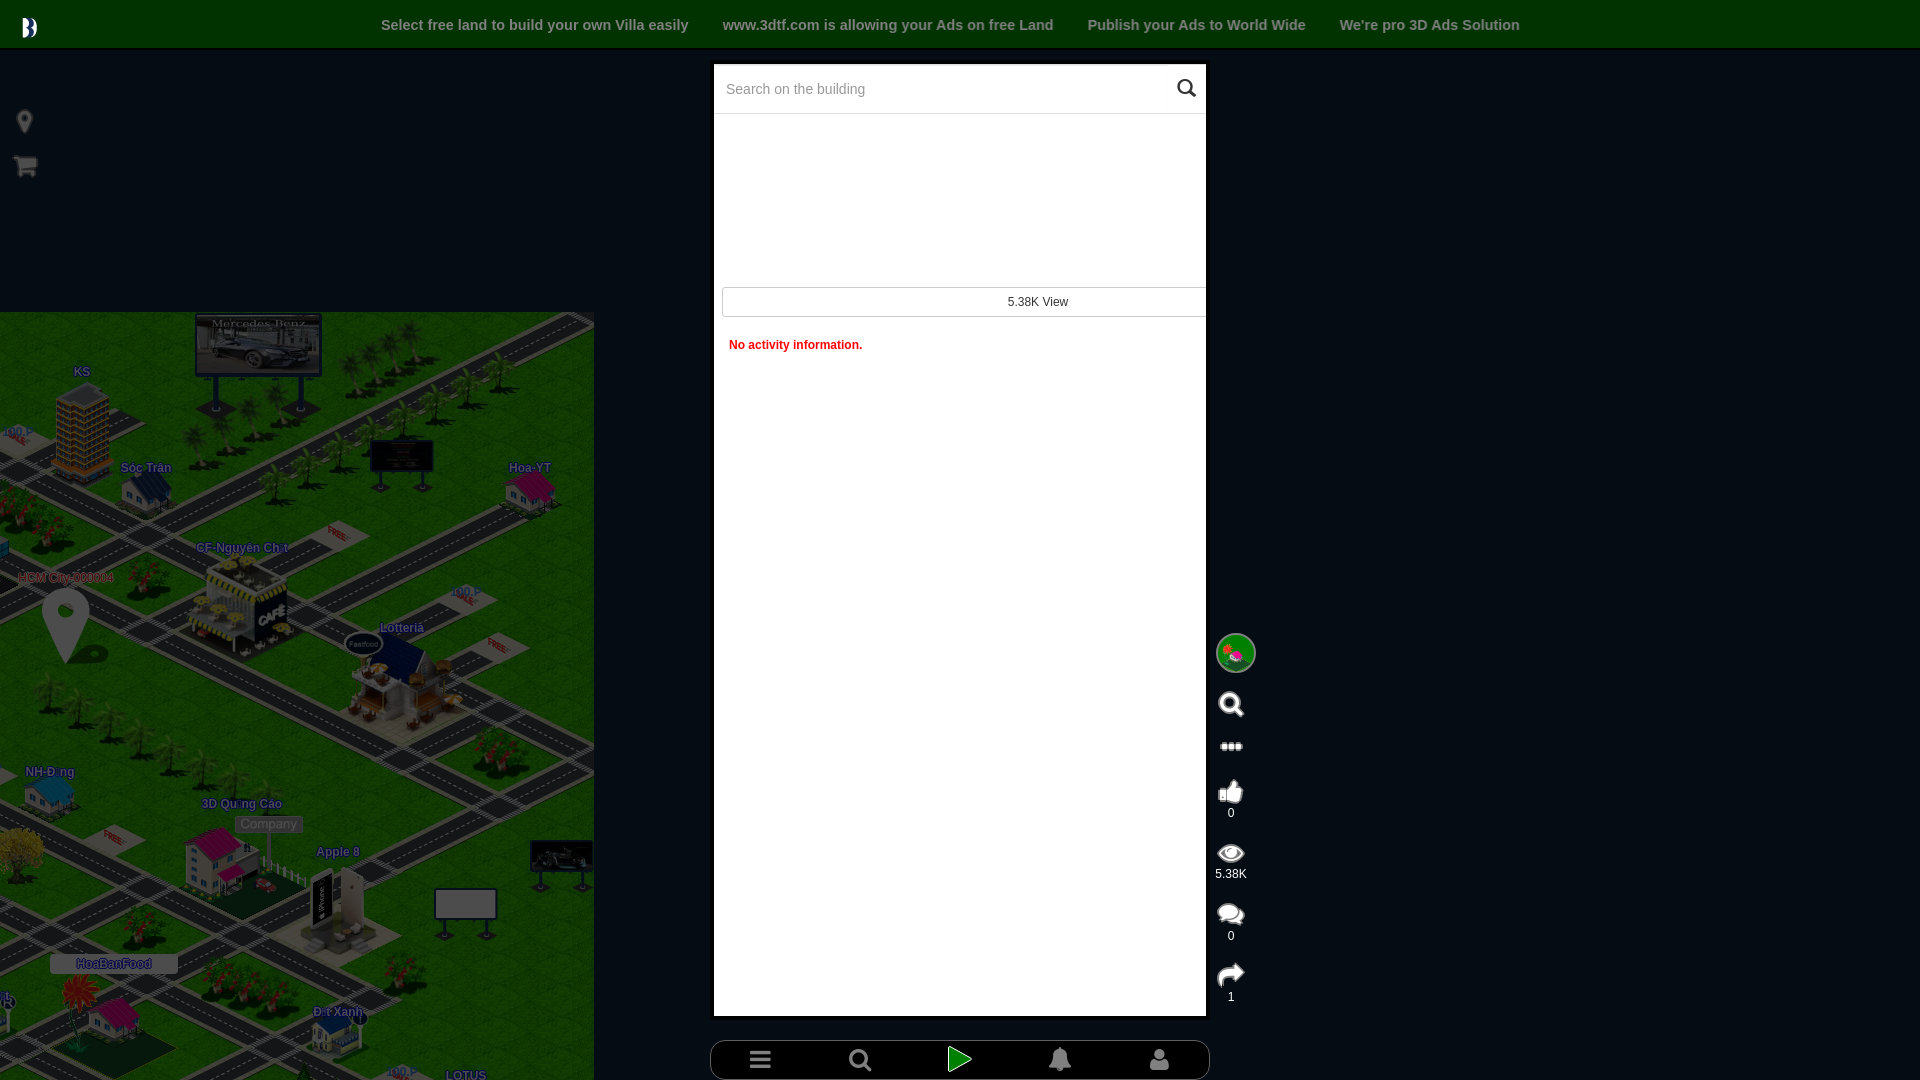  I want to click on 'Hoa-YT', so click(529, 467).